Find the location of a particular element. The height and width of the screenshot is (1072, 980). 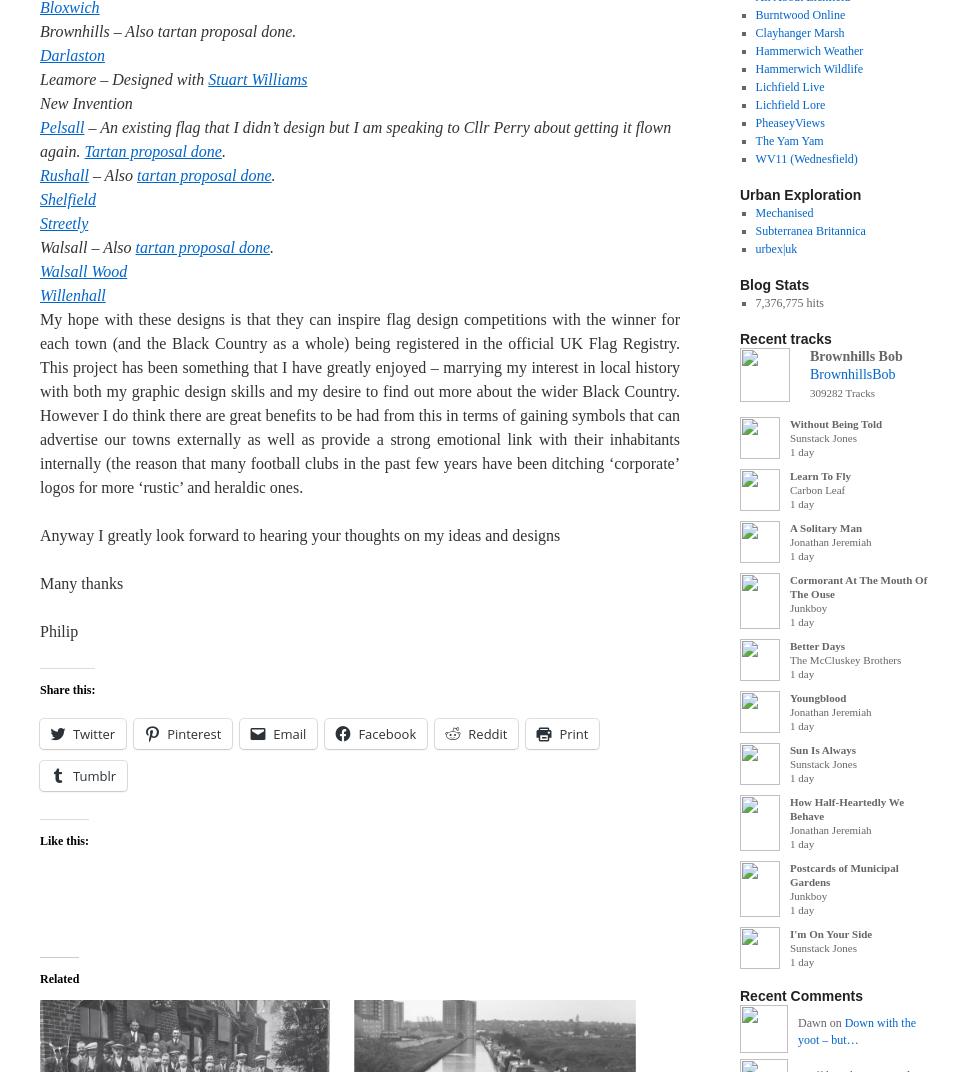

'Learn To Fly' is located at coordinates (820, 475).